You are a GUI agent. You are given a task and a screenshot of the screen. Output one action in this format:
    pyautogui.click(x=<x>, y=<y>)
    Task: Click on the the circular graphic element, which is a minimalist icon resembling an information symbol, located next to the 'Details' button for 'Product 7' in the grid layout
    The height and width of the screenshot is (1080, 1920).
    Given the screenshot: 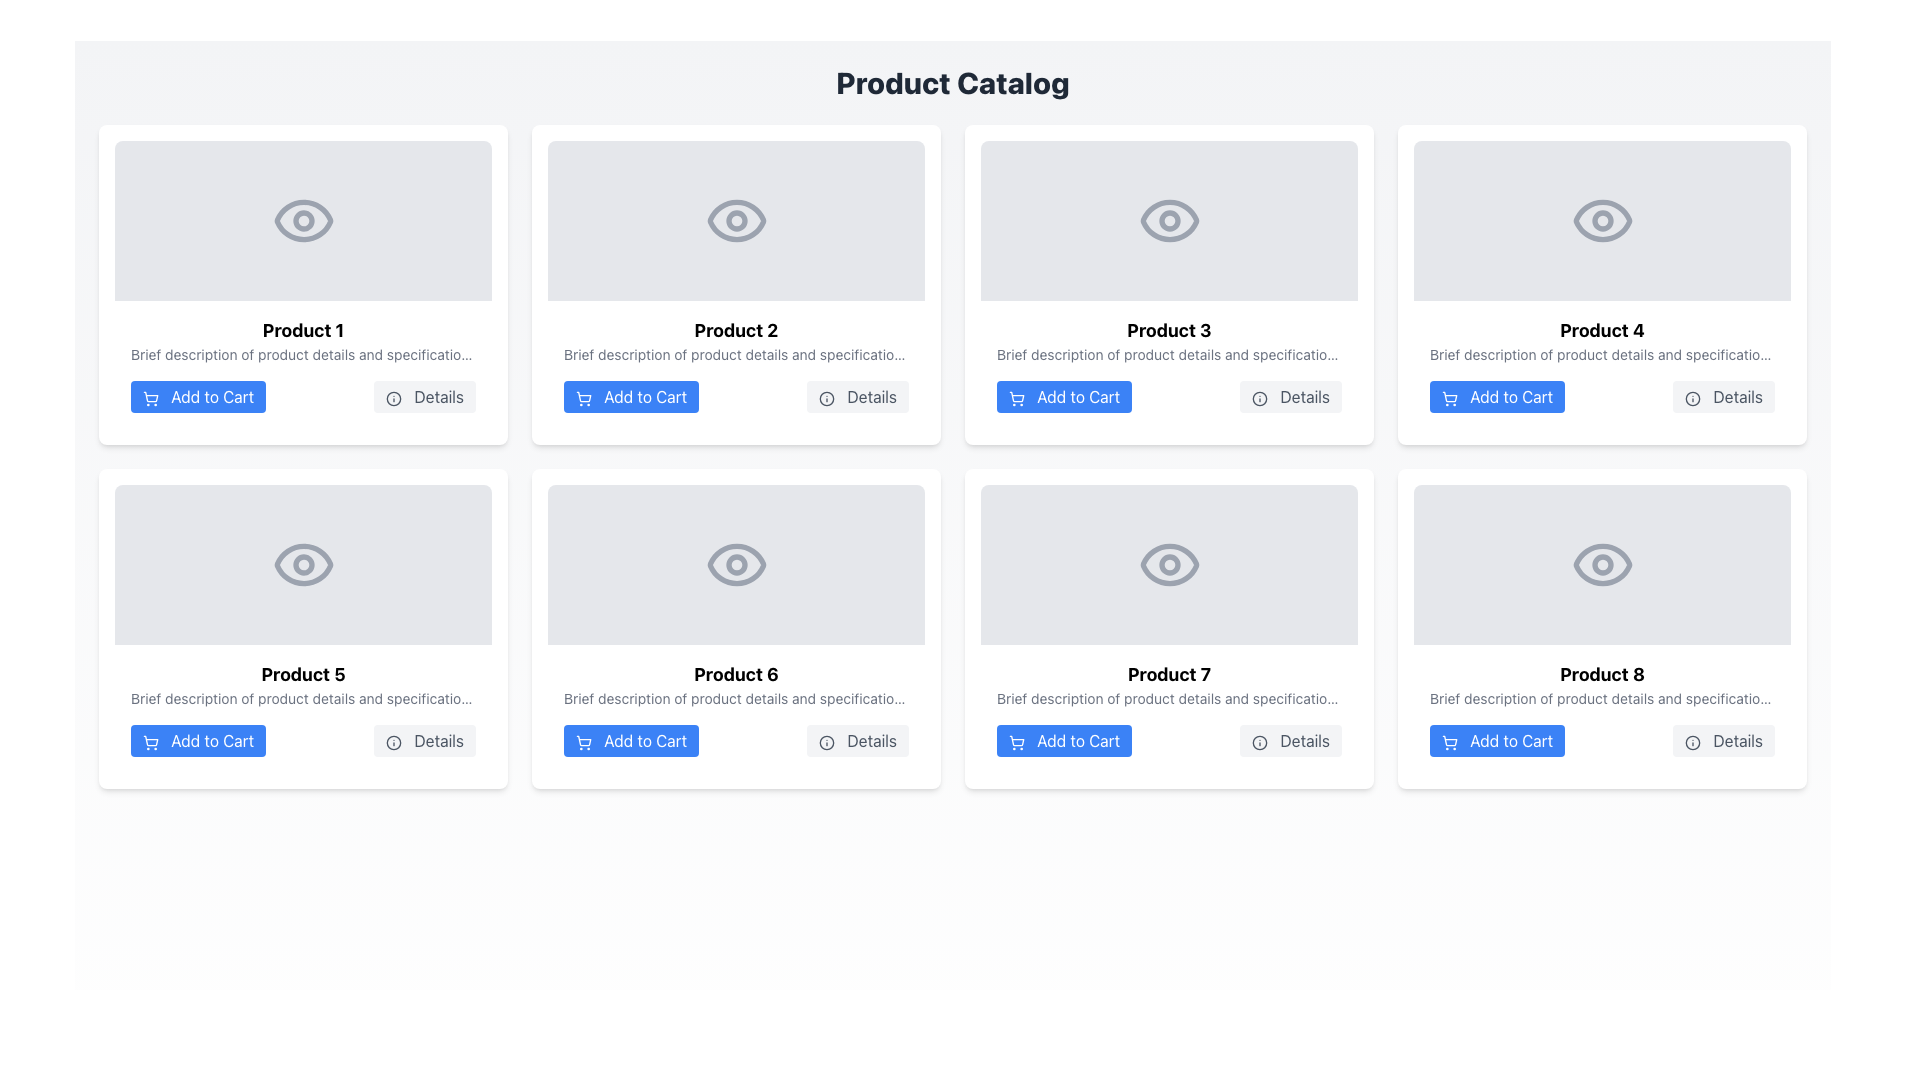 What is the action you would take?
    pyautogui.click(x=1259, y=742)
    